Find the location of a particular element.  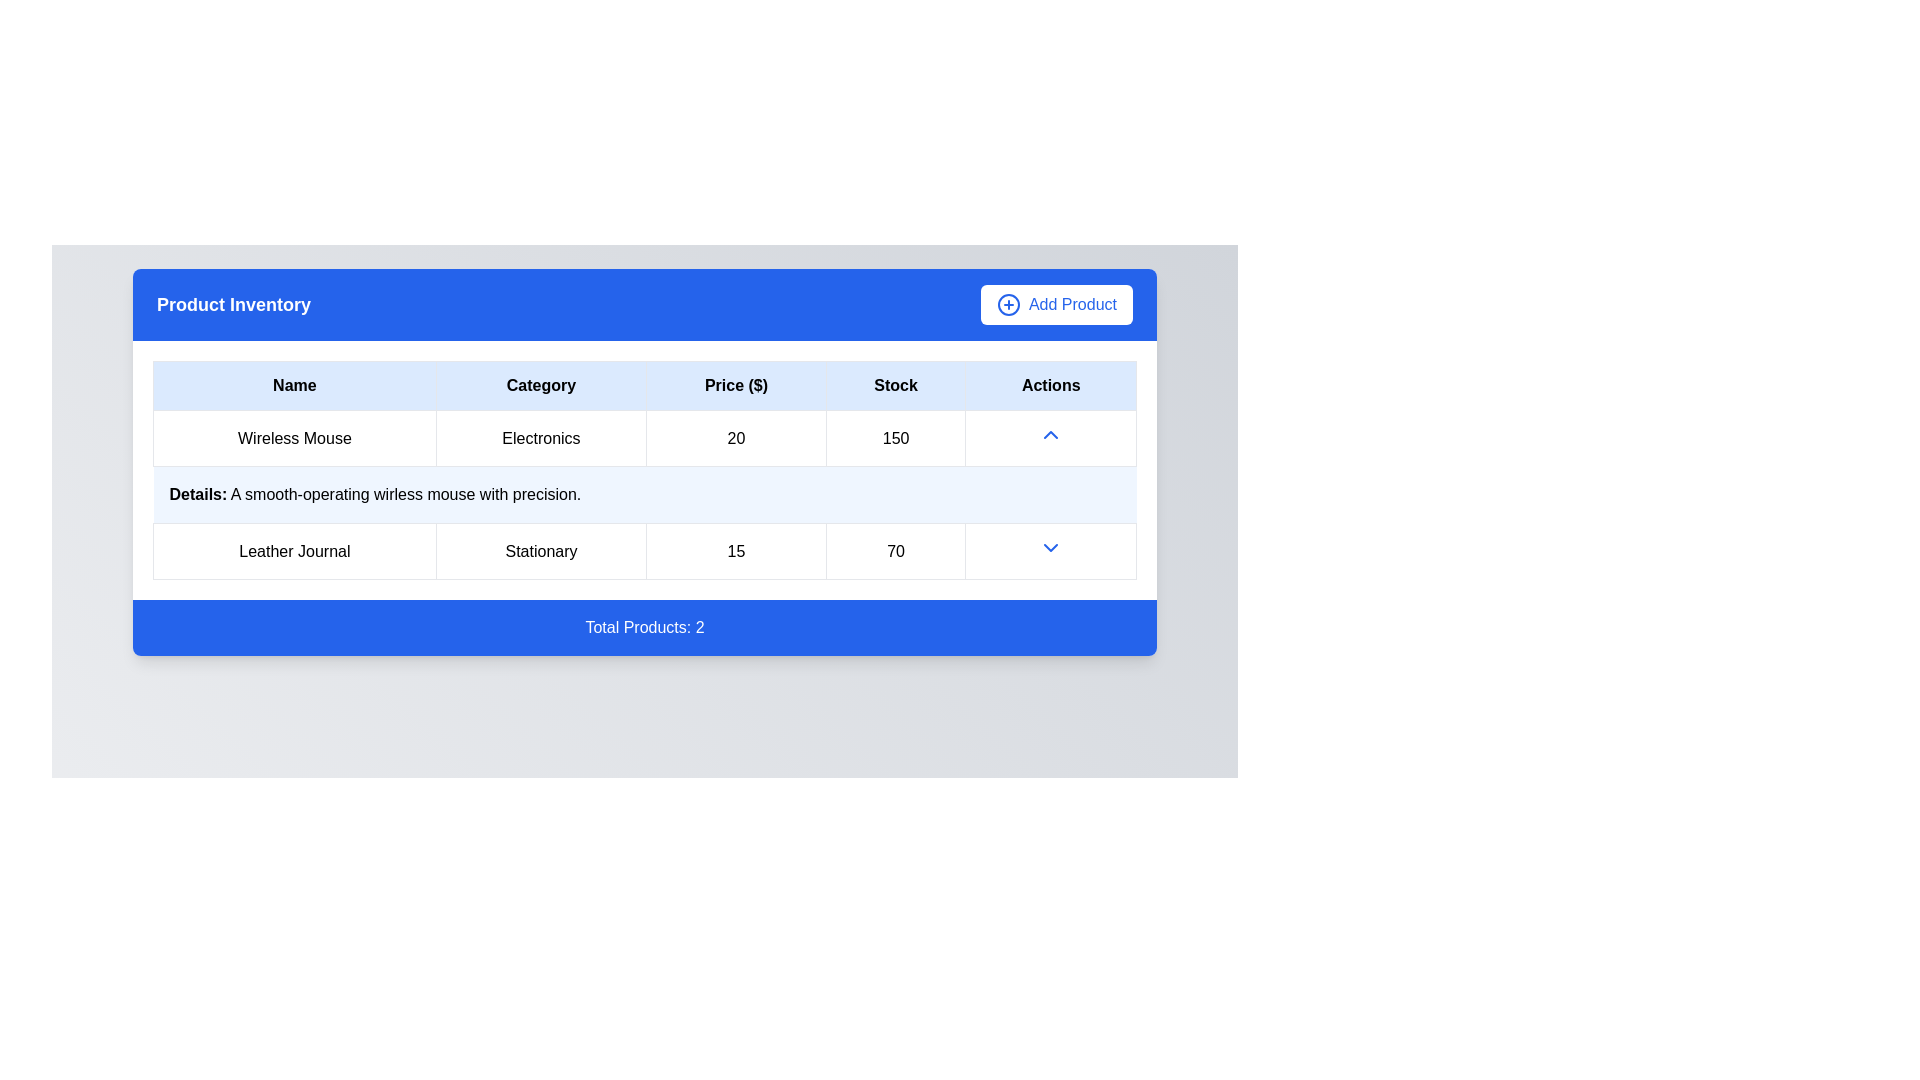

the 'Electronics' text label located in the second cell of the 'Category' column in the table for the product 'Wireless Mouse' is located at coordinates (541, 437).